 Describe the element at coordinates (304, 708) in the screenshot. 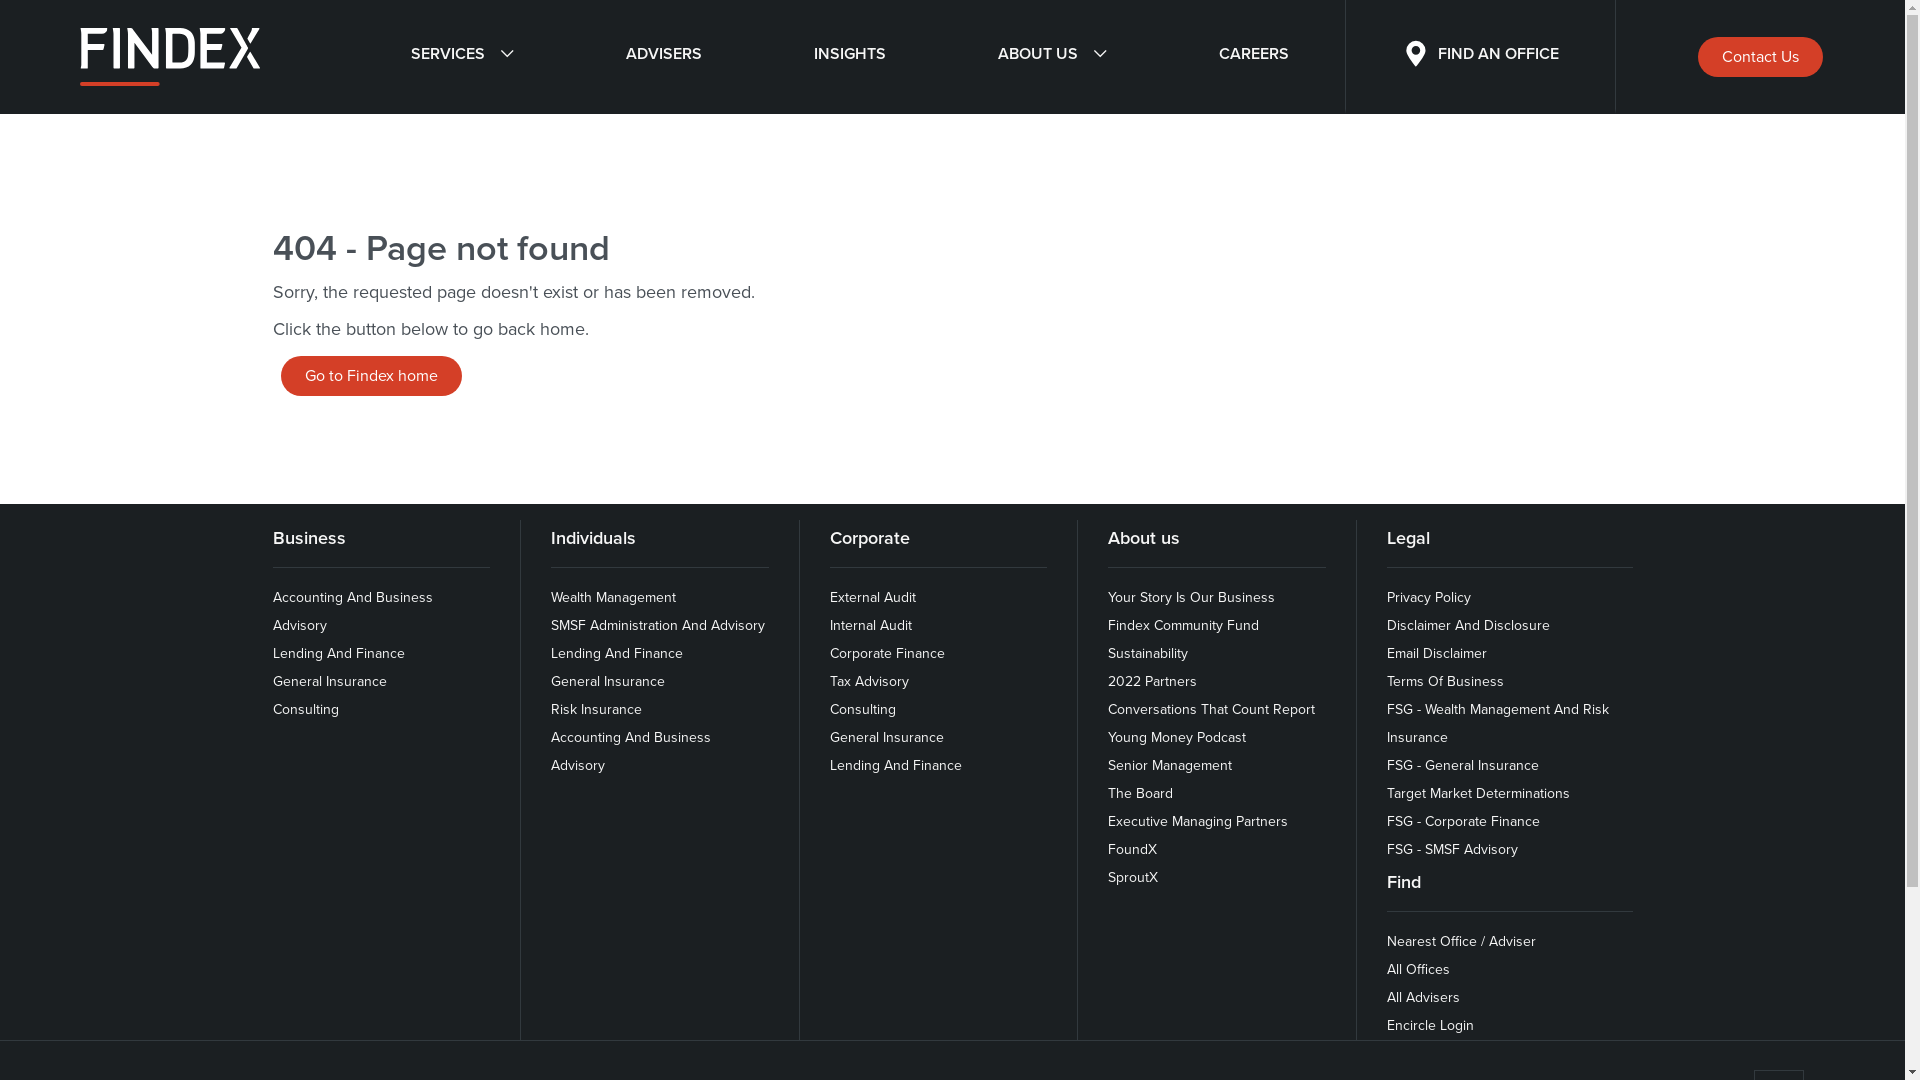

I see `'Consulting'` at that location.